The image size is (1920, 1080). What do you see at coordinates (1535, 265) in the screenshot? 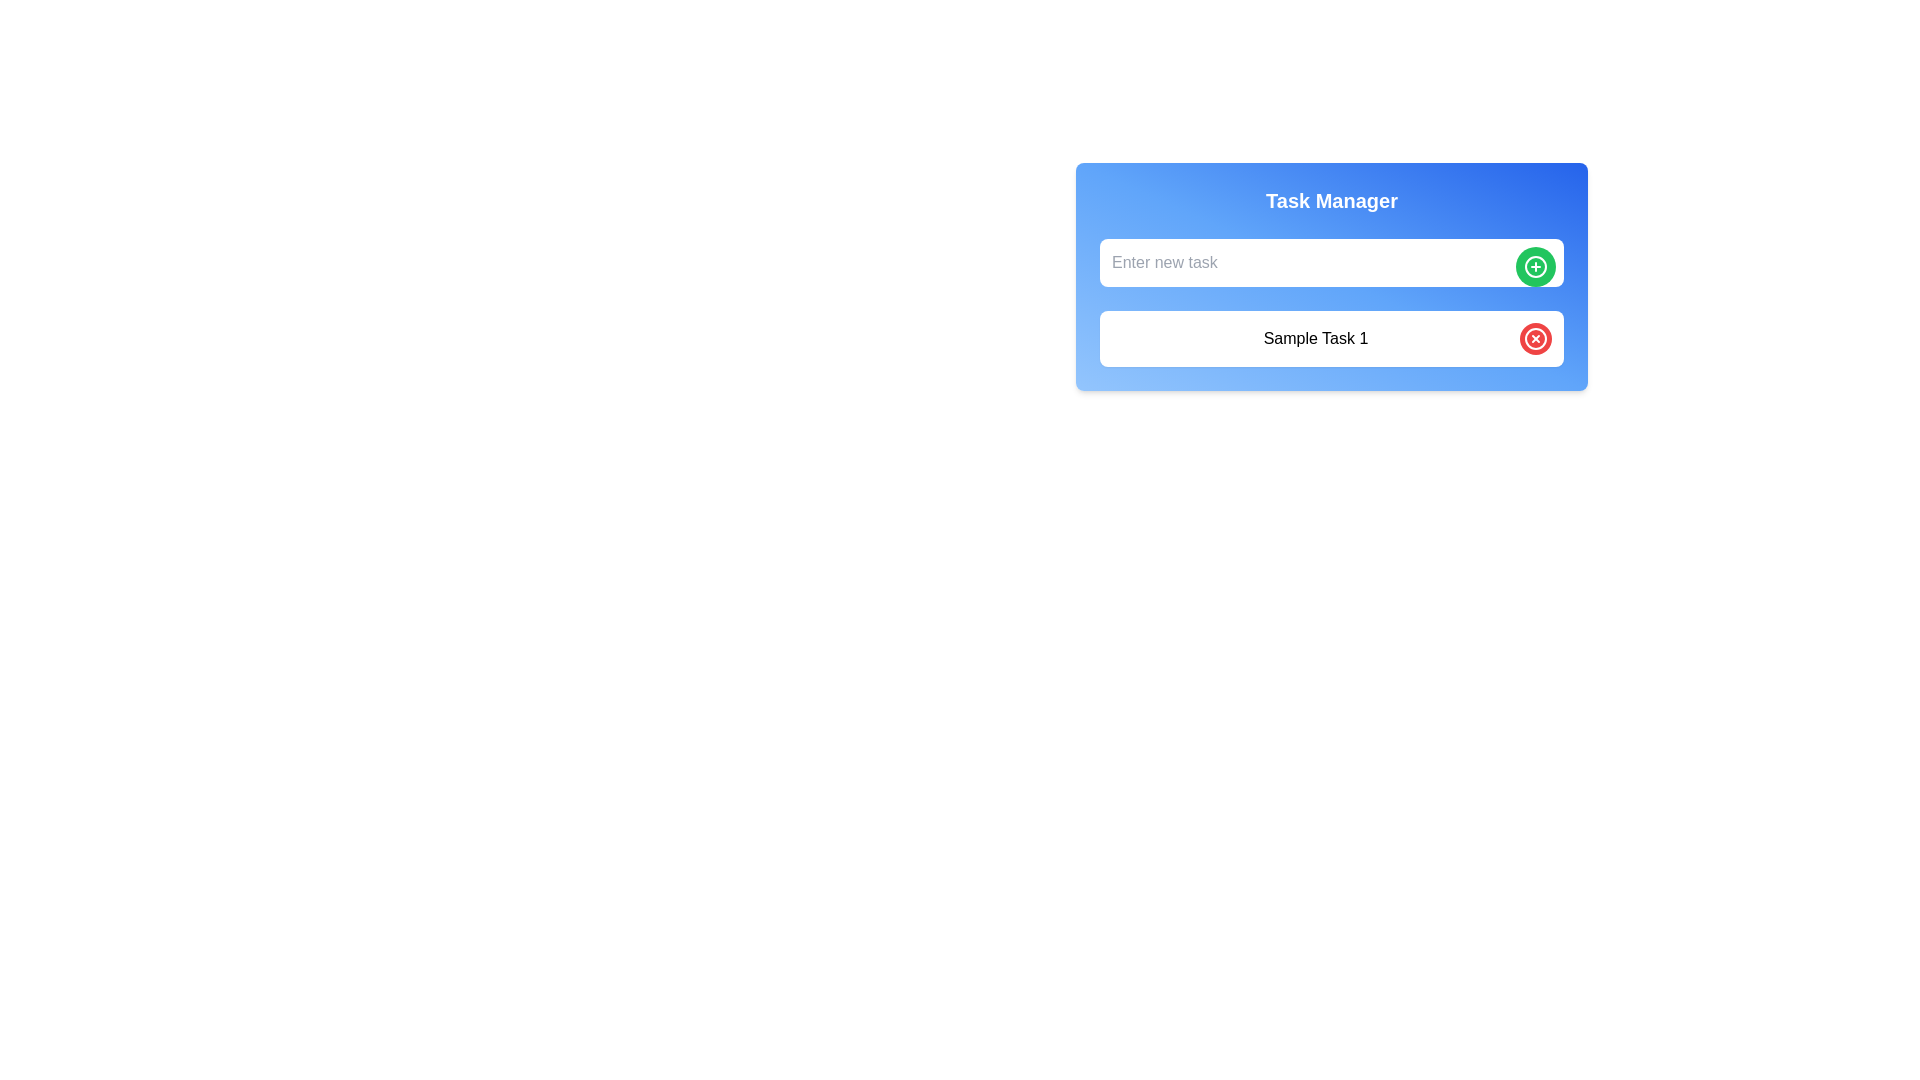
I see `the circular green button with a white plus icon located in the top-right corner of the 'Enter new task' input field` at bounding box center [1535, 265].